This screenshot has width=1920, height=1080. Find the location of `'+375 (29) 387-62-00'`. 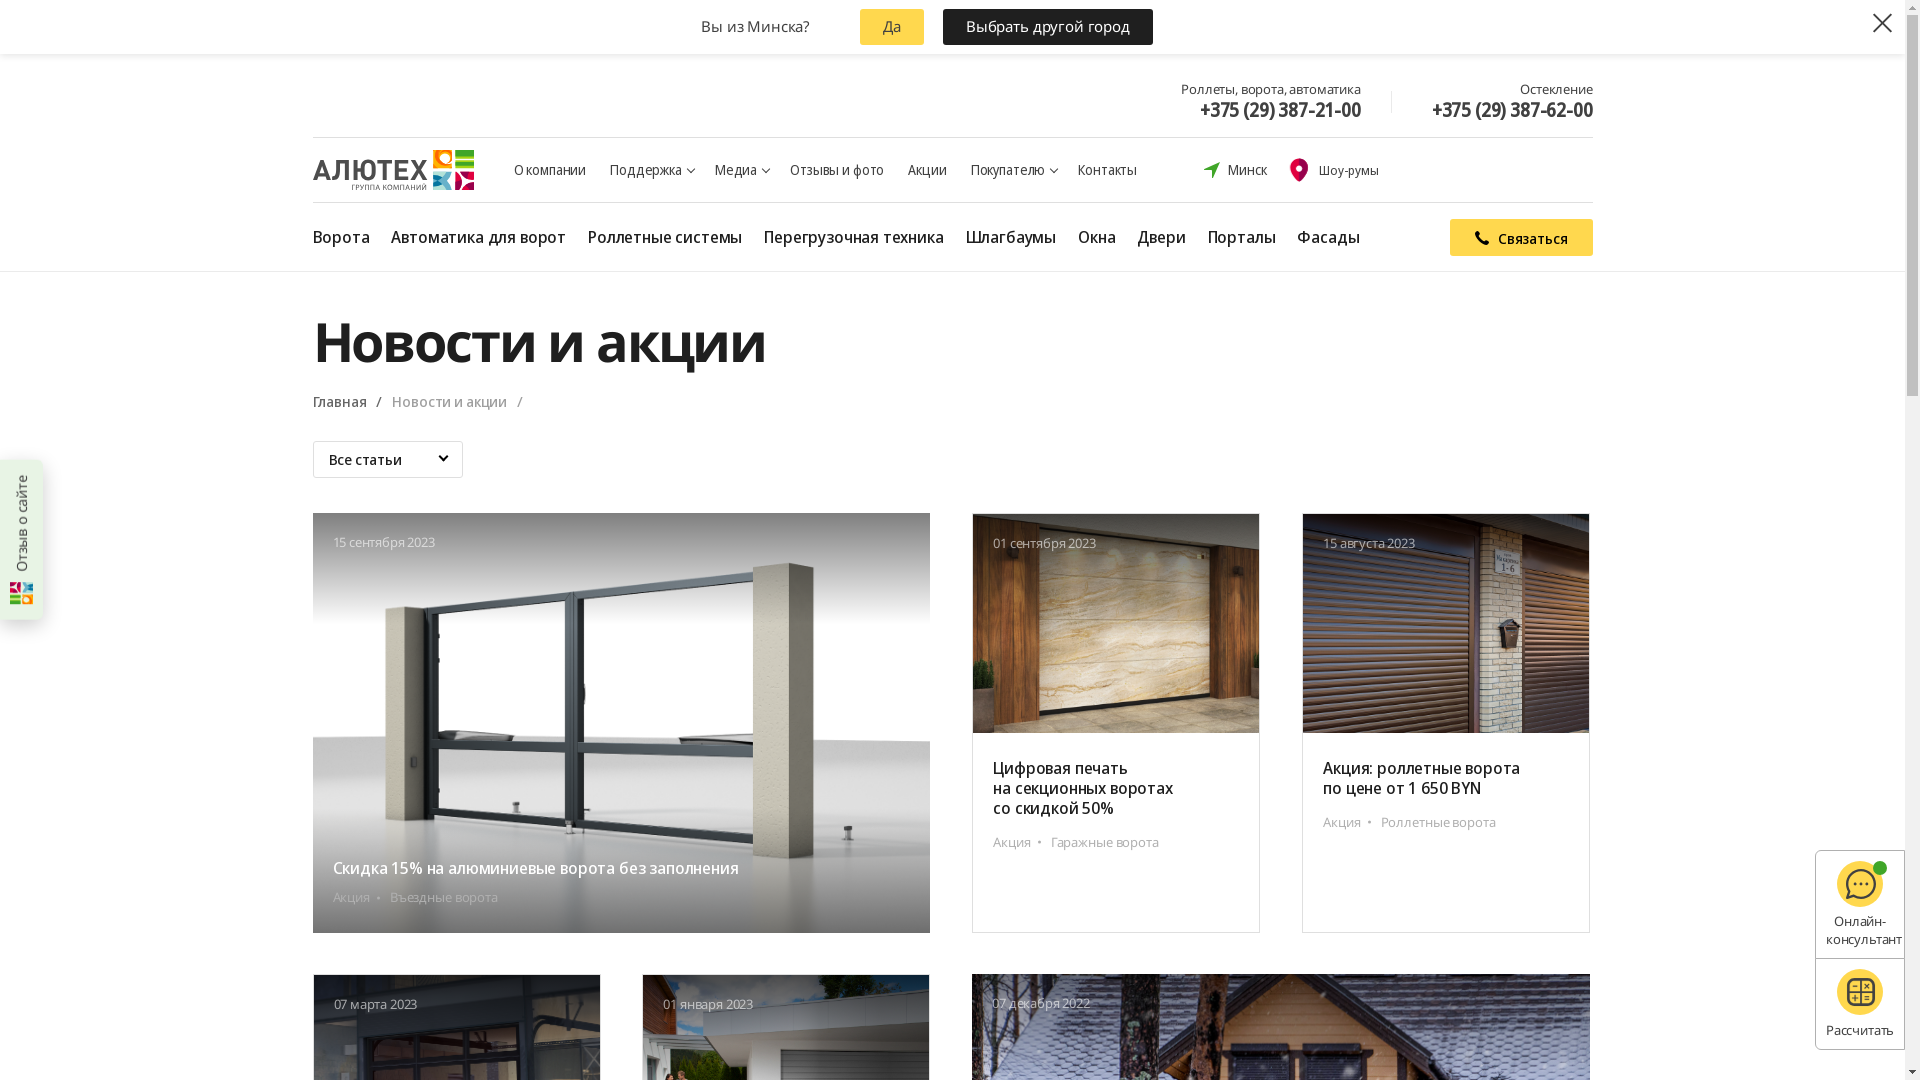

'+375 (29) 387-62-00' is located at coordinates (1512, 110).